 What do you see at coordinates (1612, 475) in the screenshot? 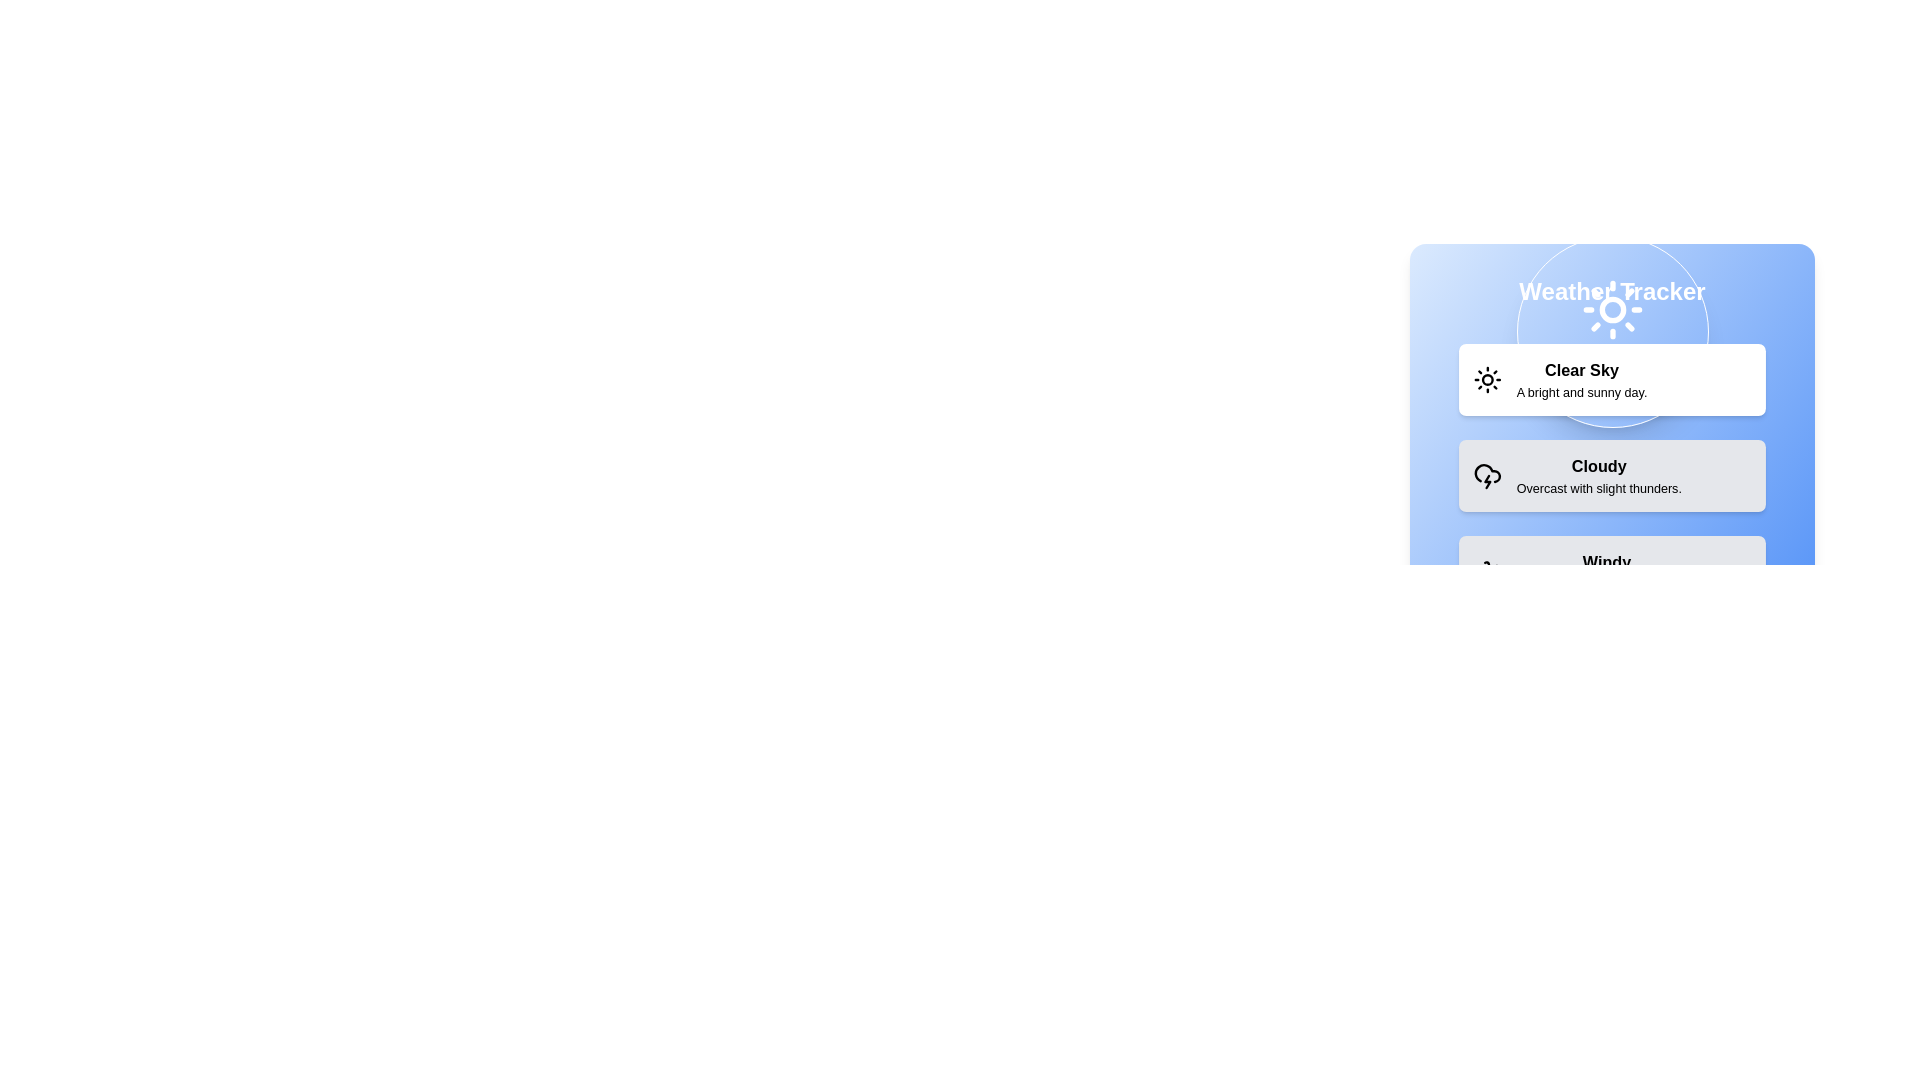
I see `the second weather panel, which has a light gray background, rounded corners, and displays 'Cloudy' with an icon of a cloud and lightning` at bounding box center [1612, 475].